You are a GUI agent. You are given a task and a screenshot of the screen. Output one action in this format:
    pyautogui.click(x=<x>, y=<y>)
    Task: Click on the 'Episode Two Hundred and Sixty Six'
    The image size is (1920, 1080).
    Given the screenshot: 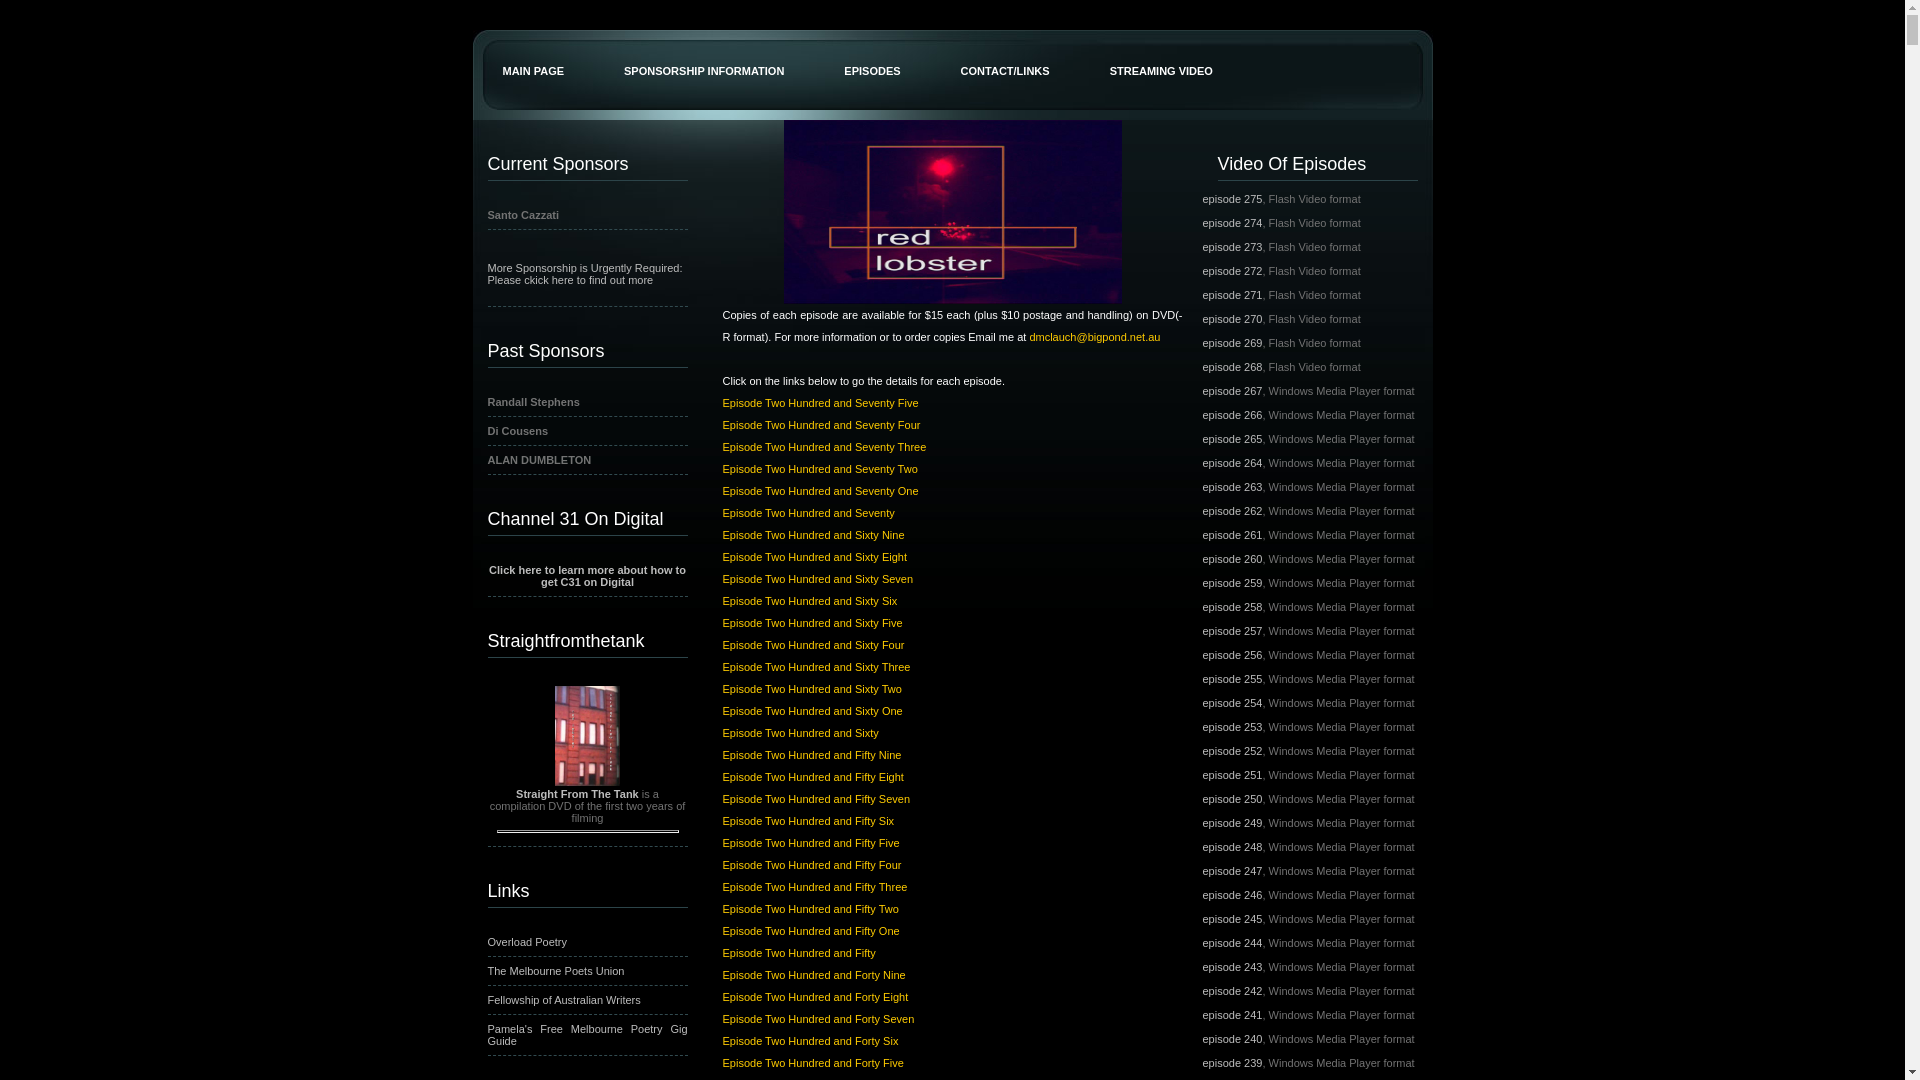 What is the action you would take?
    pyautogui.click(x=809, y=600)
    